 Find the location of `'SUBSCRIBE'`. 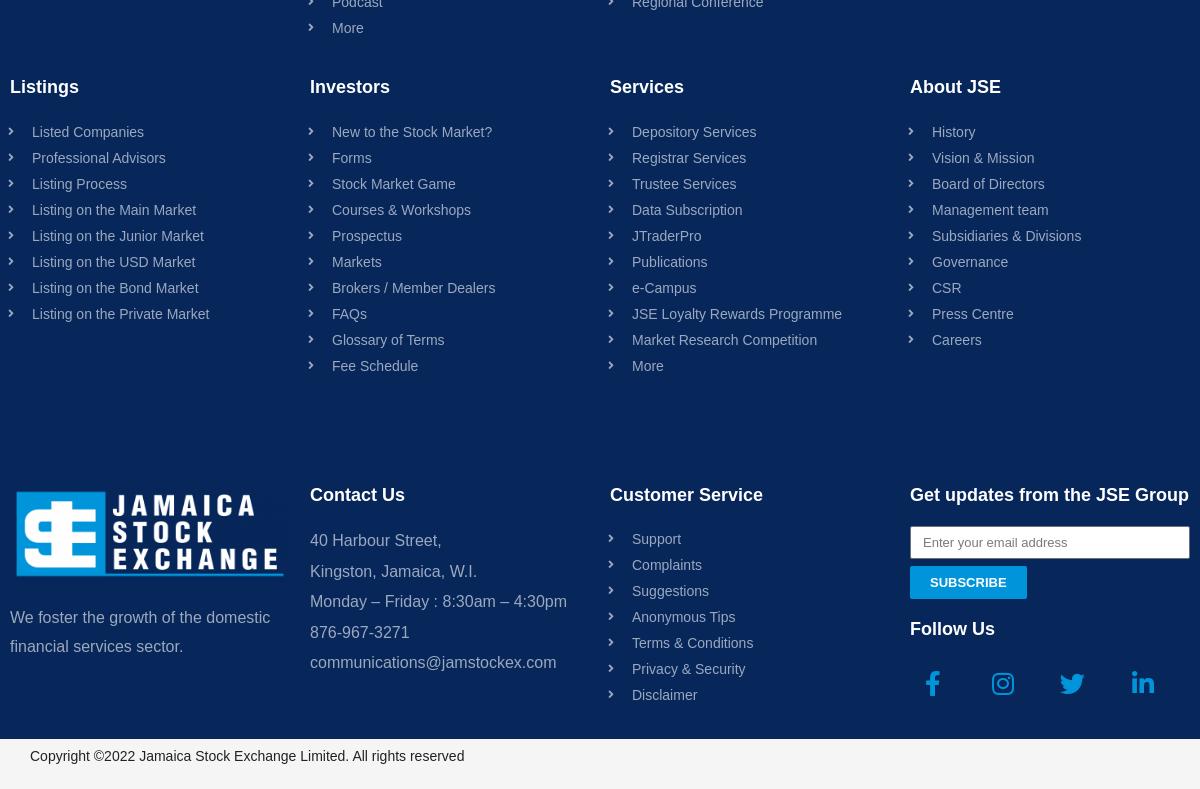

'SUBSCRIBE' is located at coordinates (968, 582).